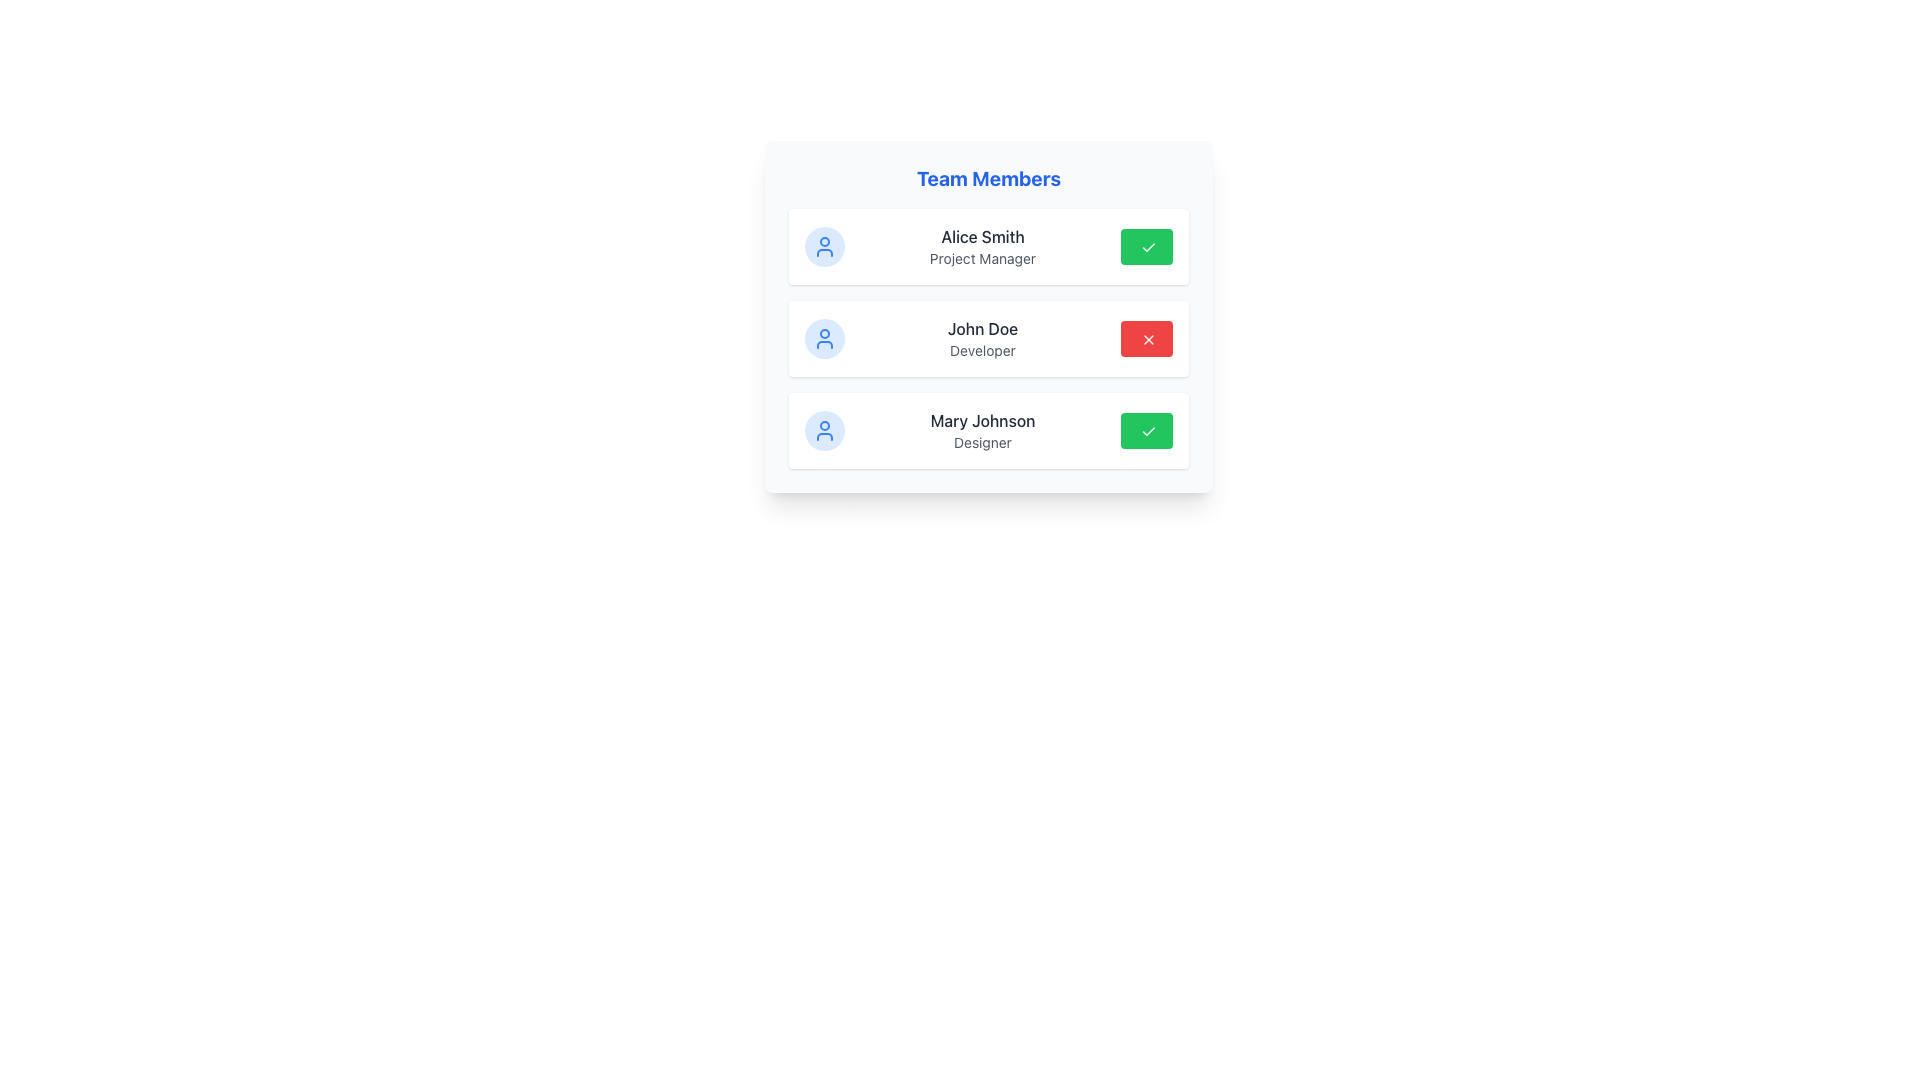  I want to click on the blue user icon with a circular background located near the text 'John Doe' and the label 'Developer', so click(825, 338).